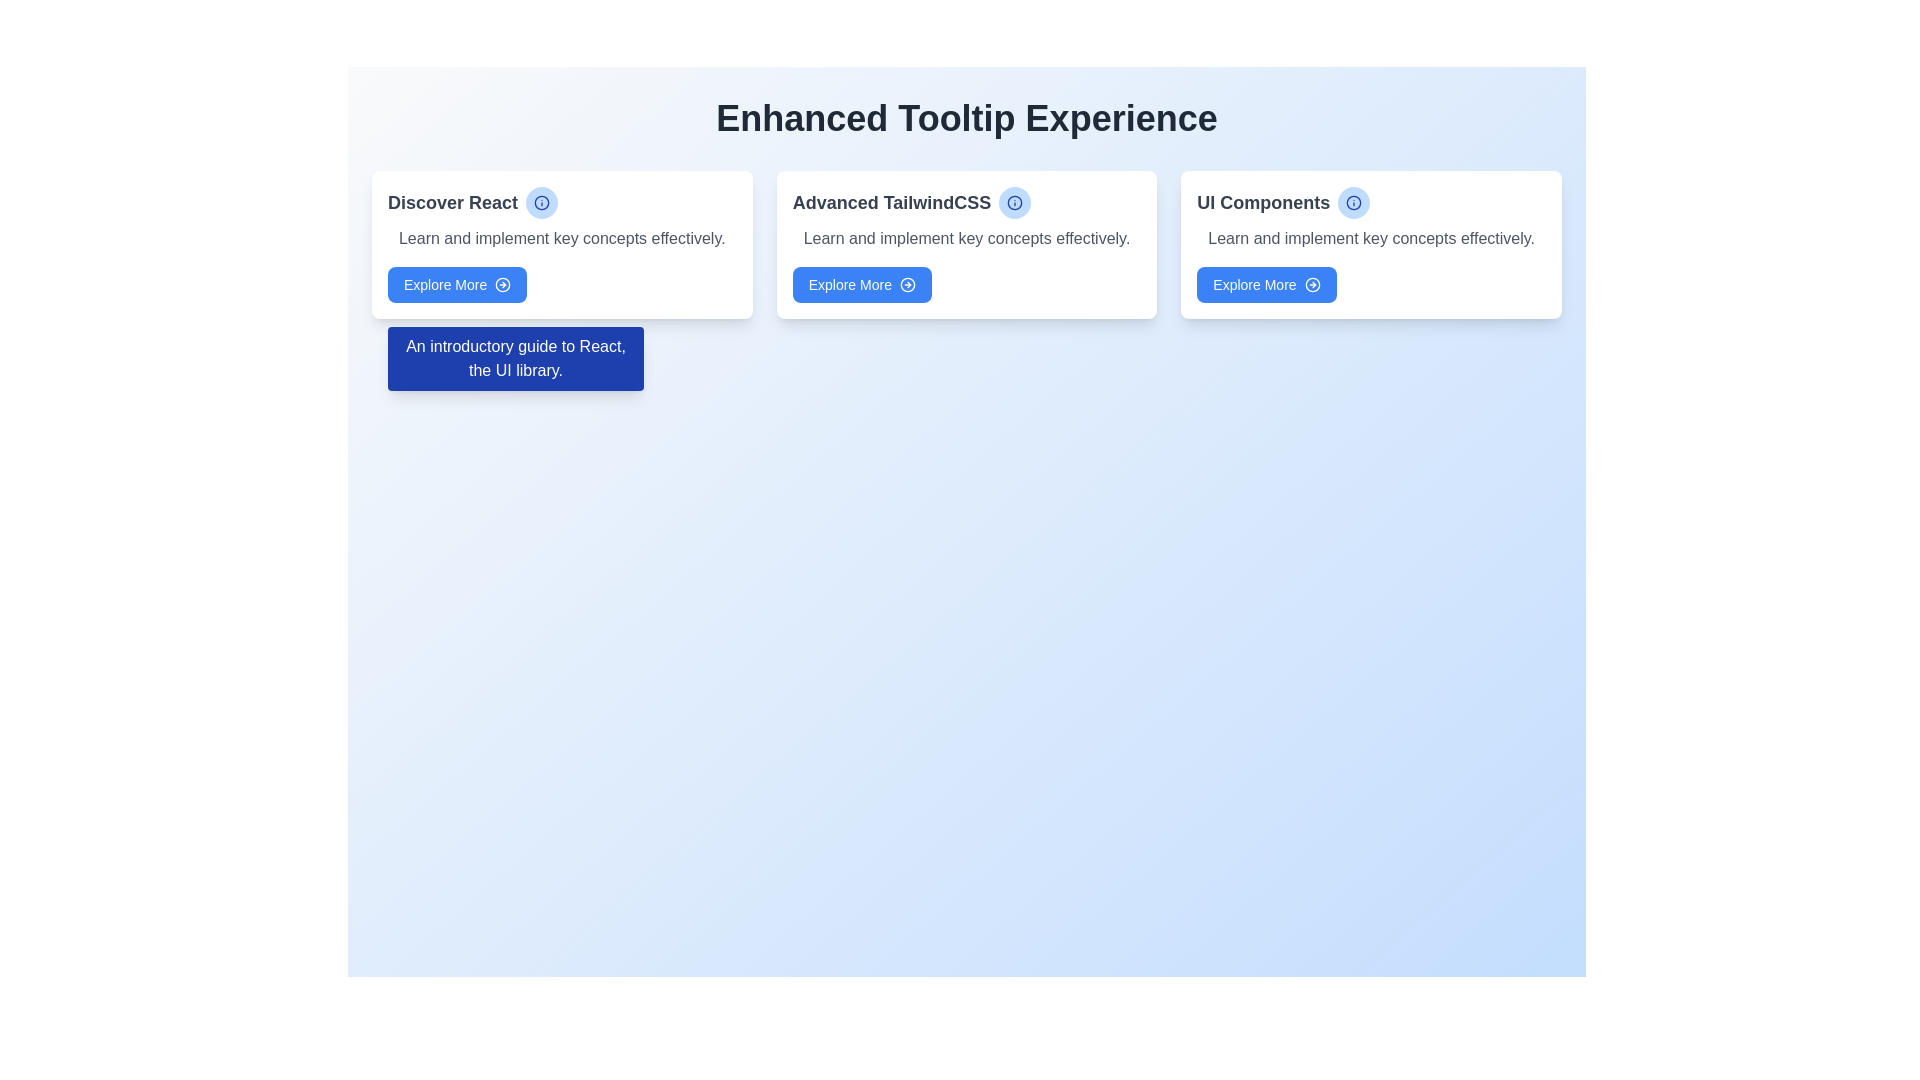  I want to click on the rectangular blue button labeled 'Explore More' with a rightward arrow icon, so click(1266, 285).